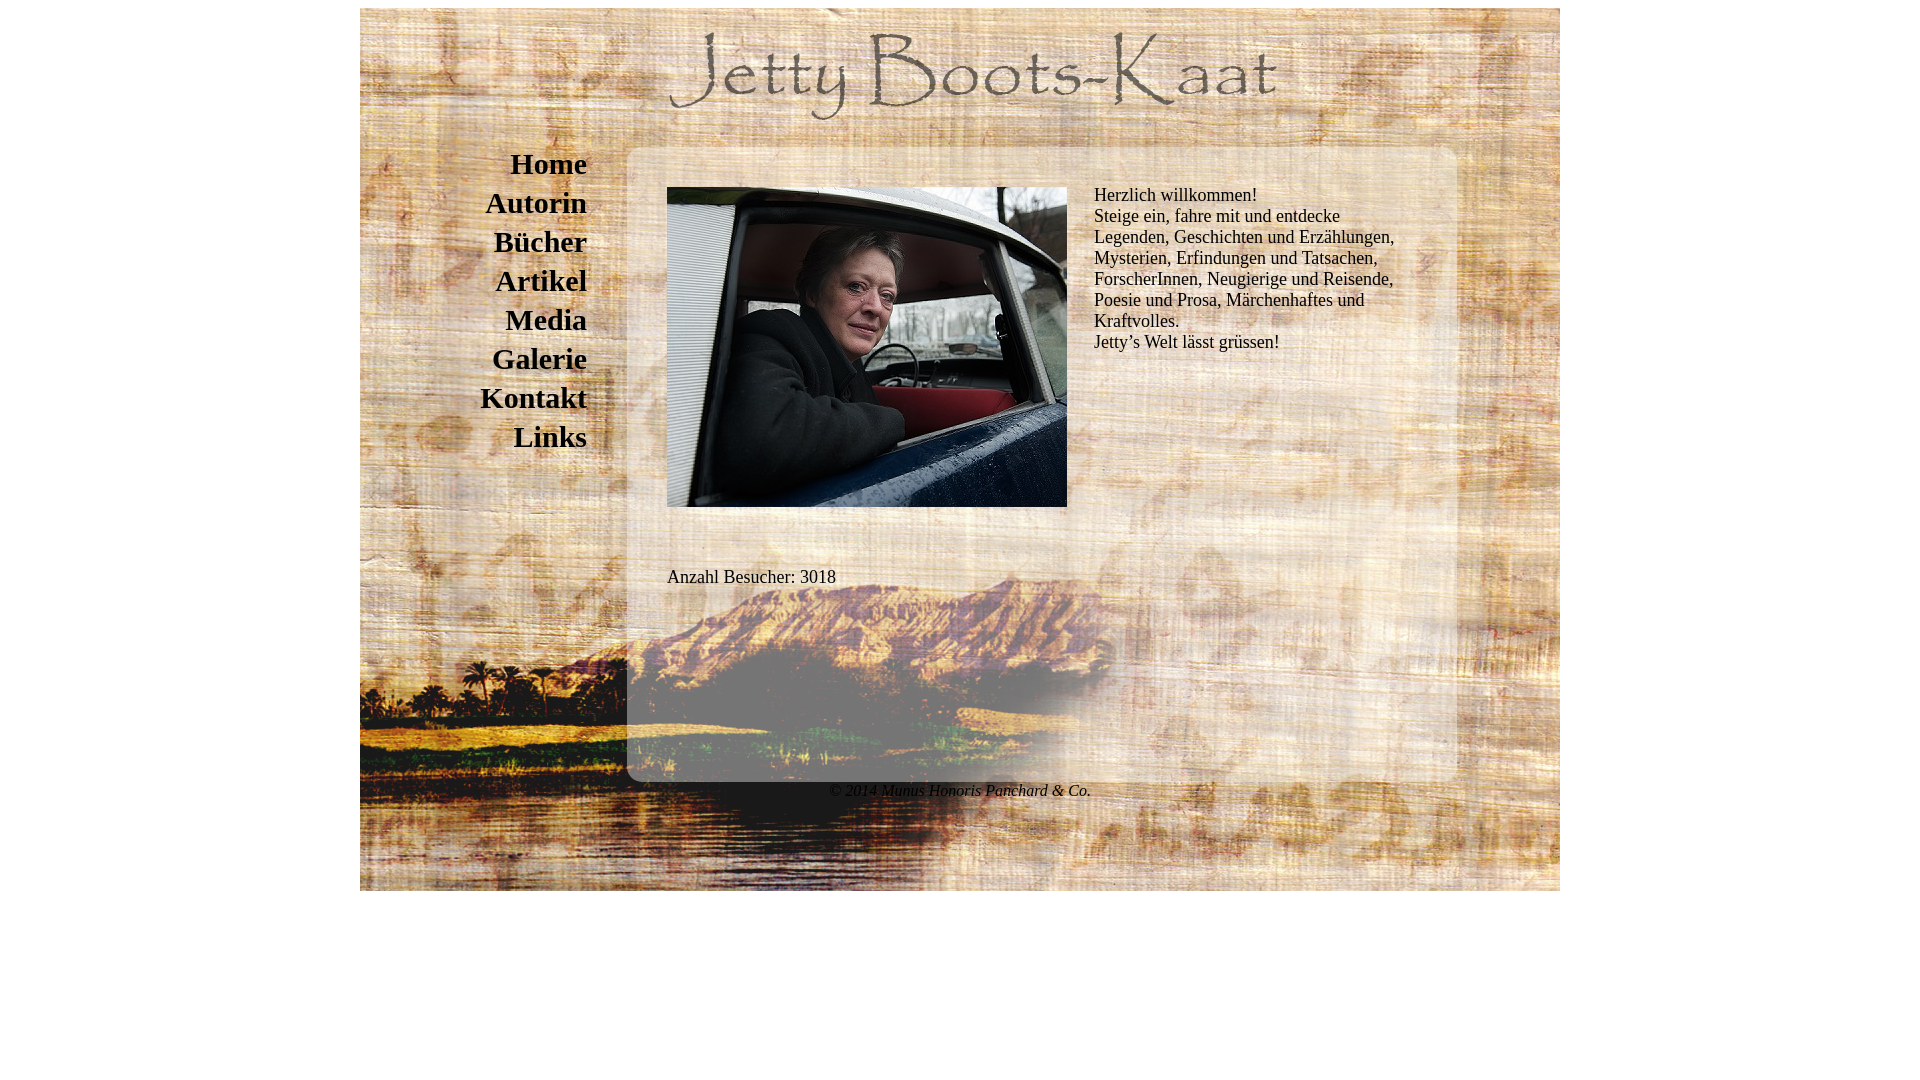 This screenshot has height=1080, width=1920. Describe the element at coordinates (550, 435) in the screenshot. I see `'Links'` at that location.